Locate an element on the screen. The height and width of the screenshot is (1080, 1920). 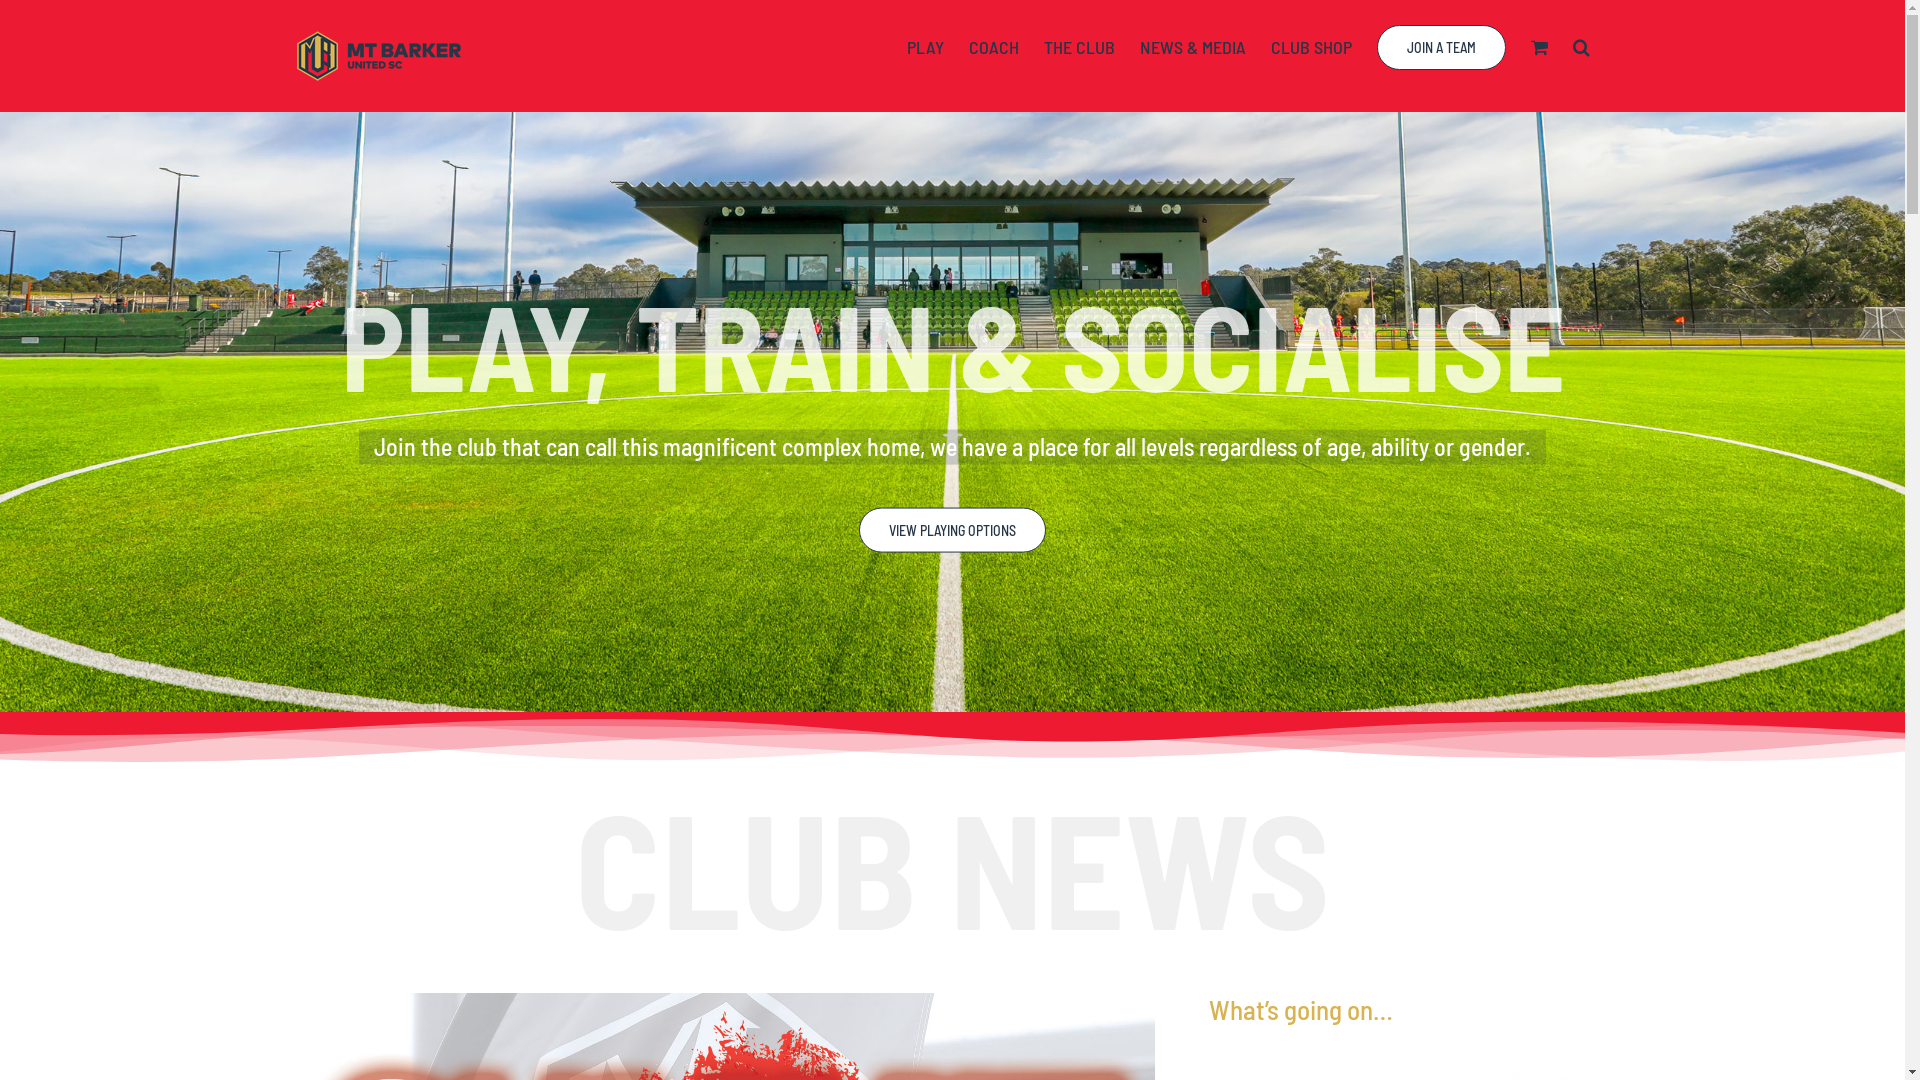
'Search' is located at coordinates (1572, 45).